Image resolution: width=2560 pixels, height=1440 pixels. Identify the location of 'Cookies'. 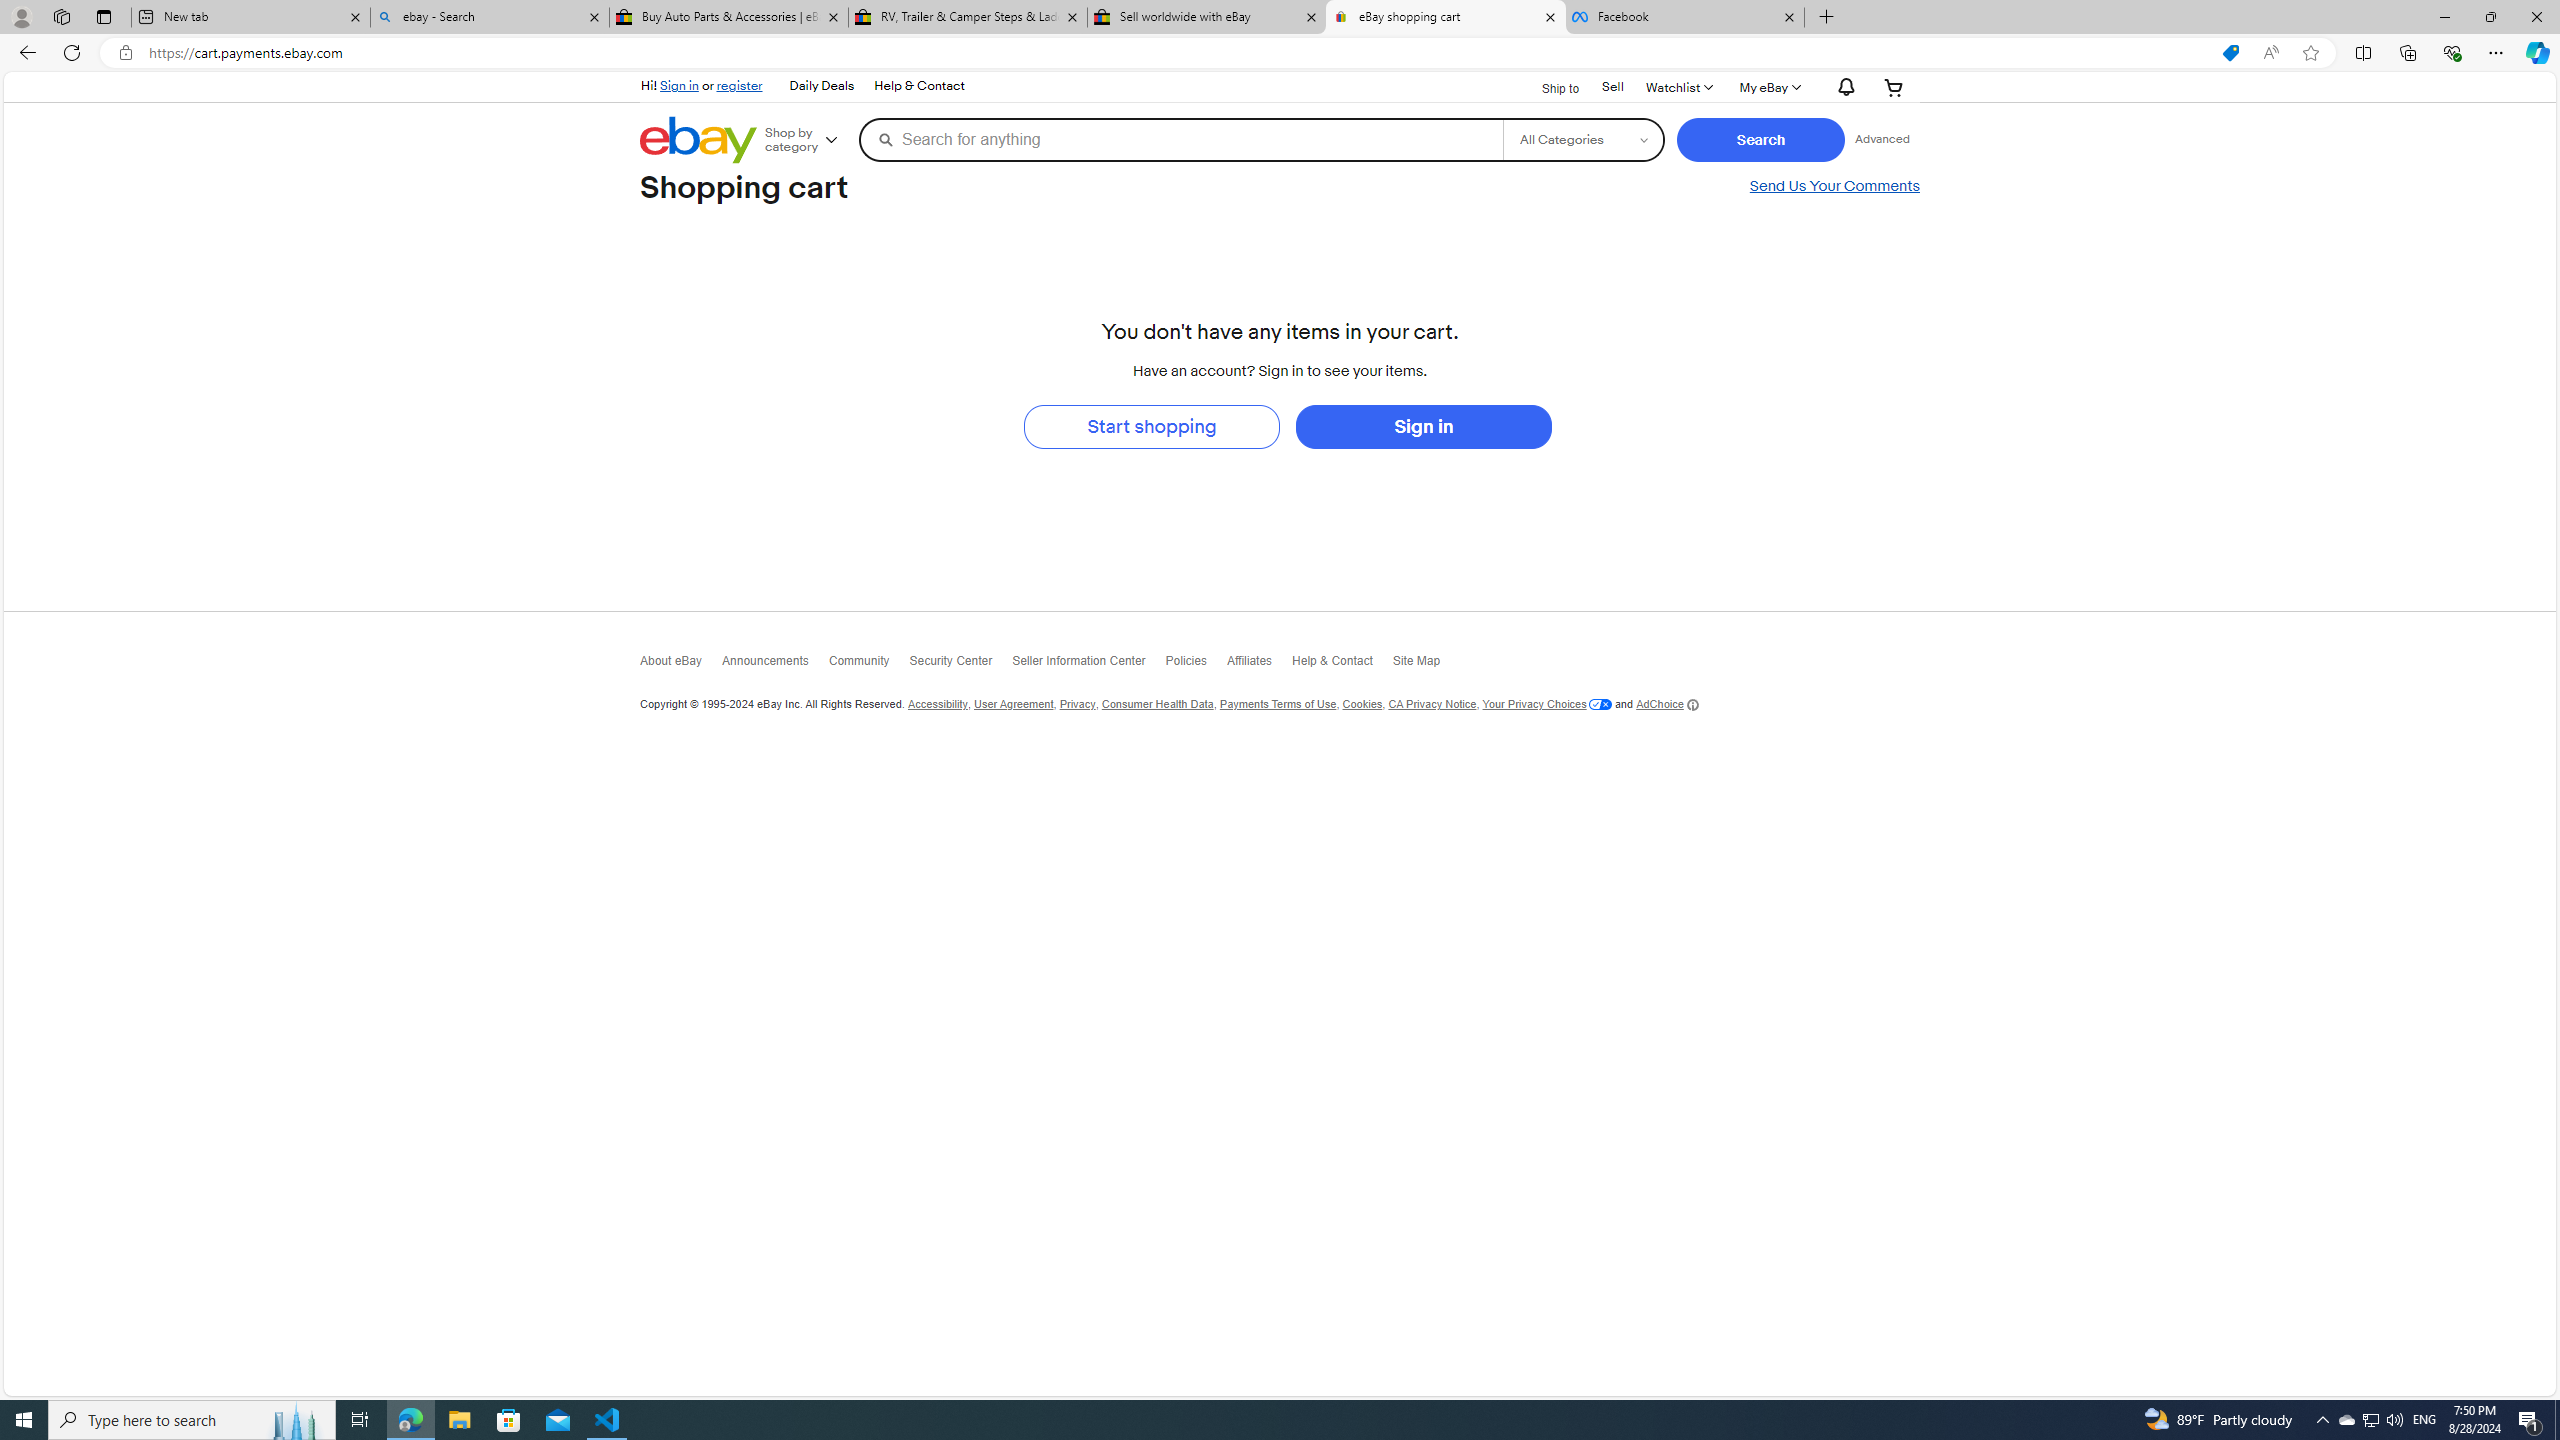
(1361, 704).